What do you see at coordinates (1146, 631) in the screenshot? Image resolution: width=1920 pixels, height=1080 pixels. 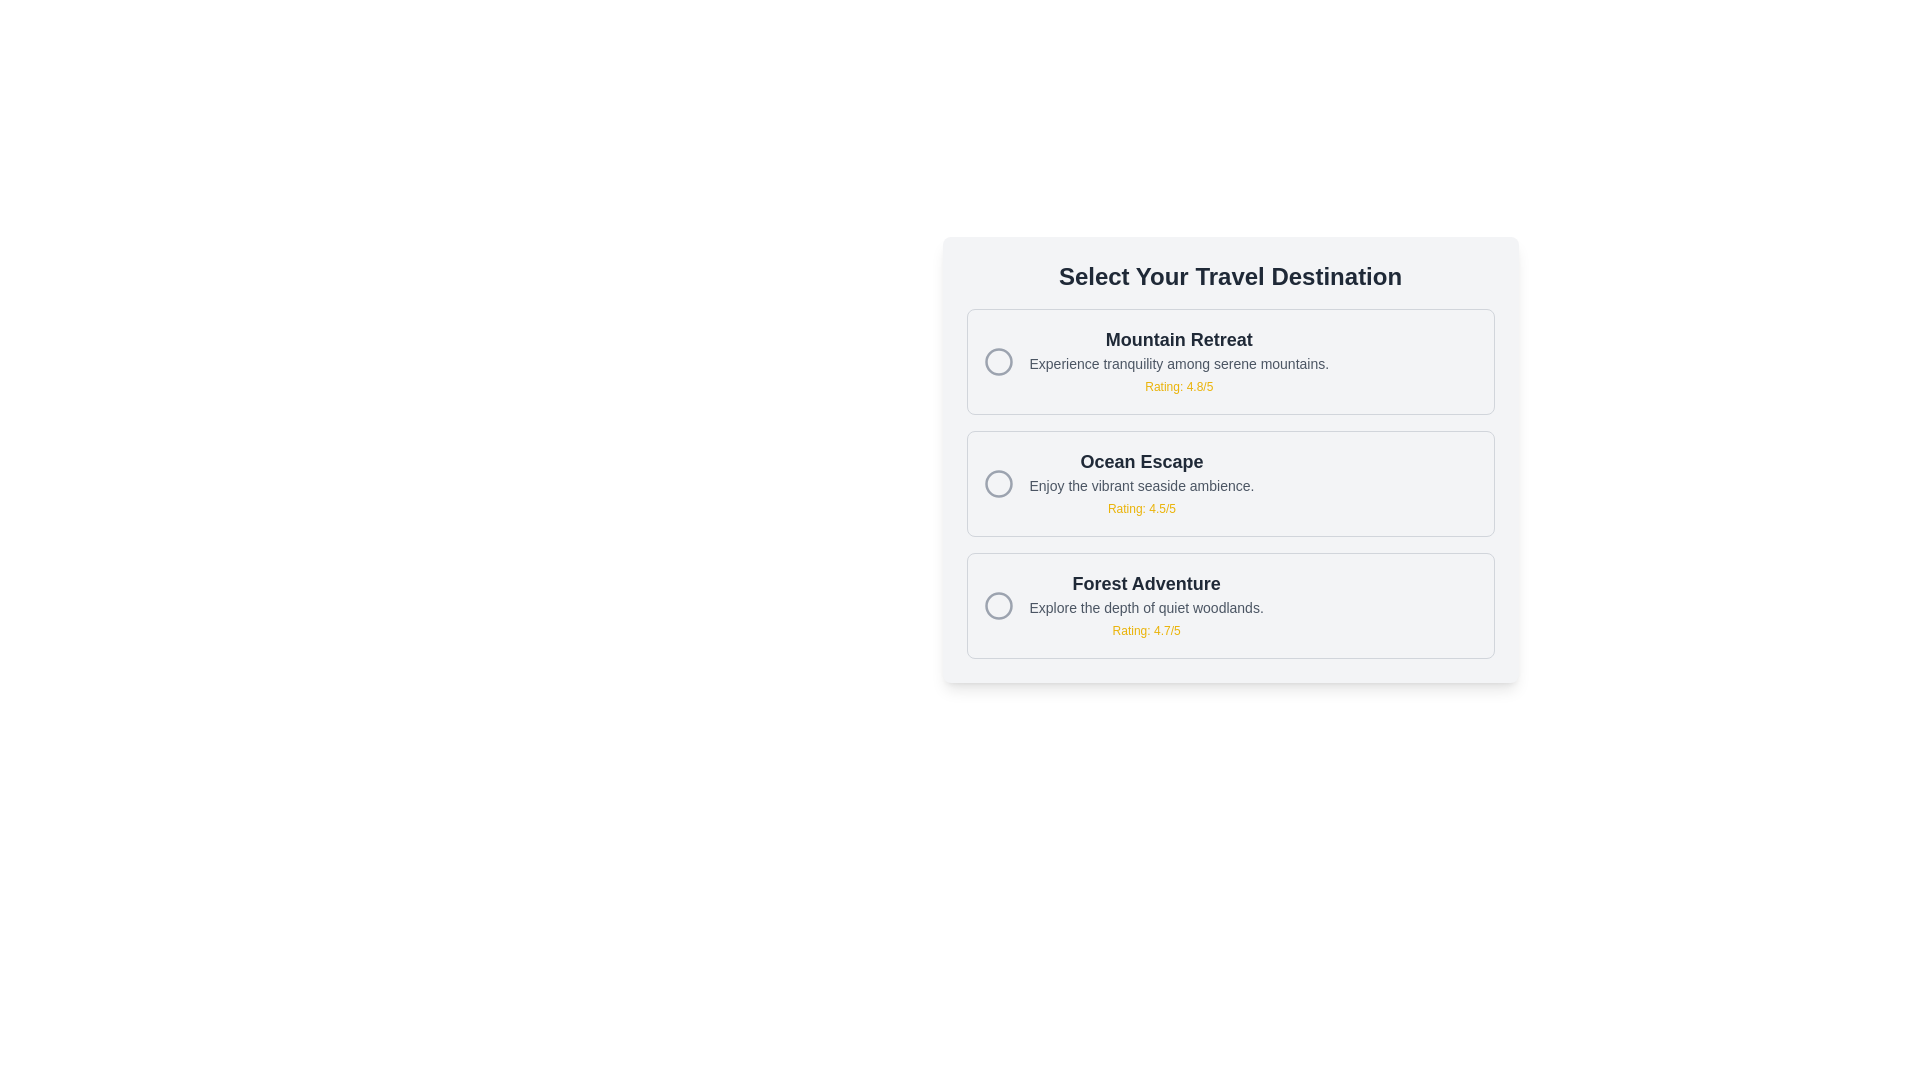 I see `the static text label displaying the rating information for the 'Forest Adventure' option, located at the bottom-right of the corresponding card` at bounding box center [1146, 631].